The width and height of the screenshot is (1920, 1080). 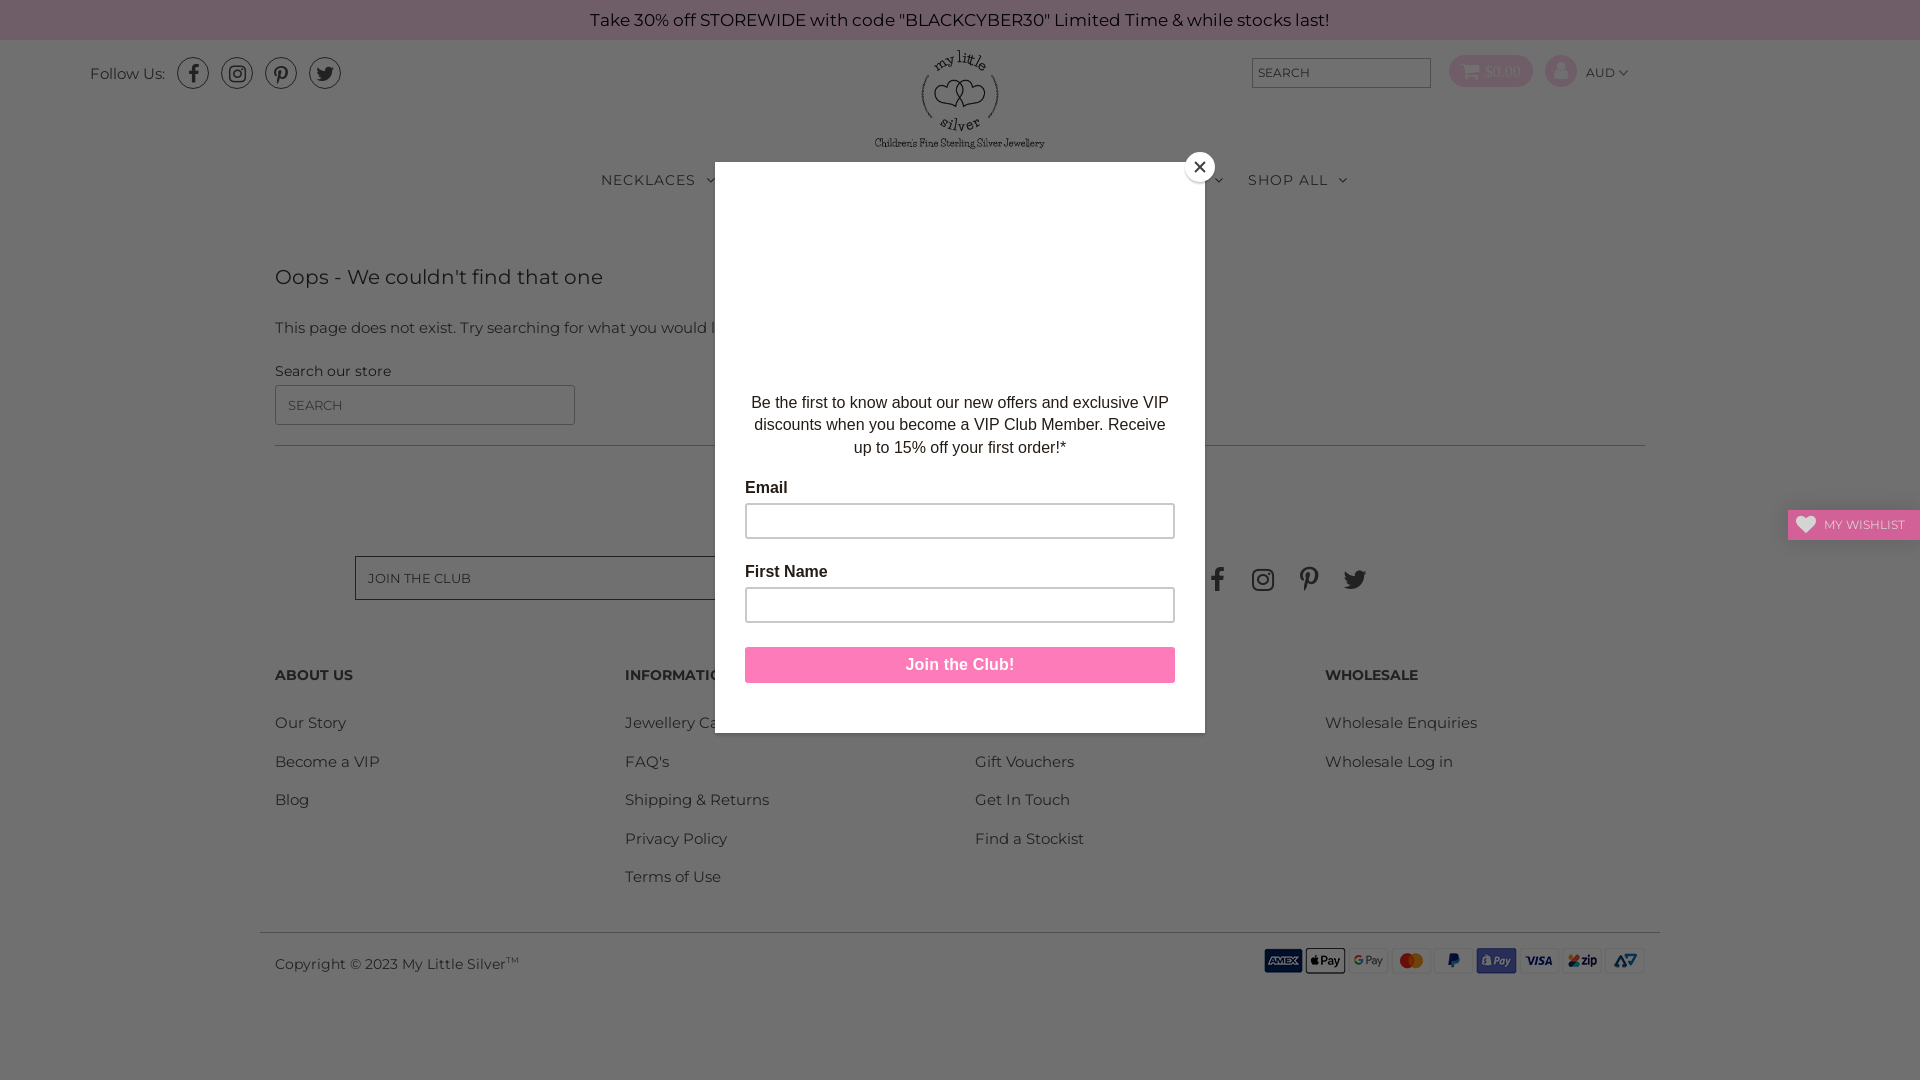 I want to click on '  $0.00', so click(x=1483, y=71).